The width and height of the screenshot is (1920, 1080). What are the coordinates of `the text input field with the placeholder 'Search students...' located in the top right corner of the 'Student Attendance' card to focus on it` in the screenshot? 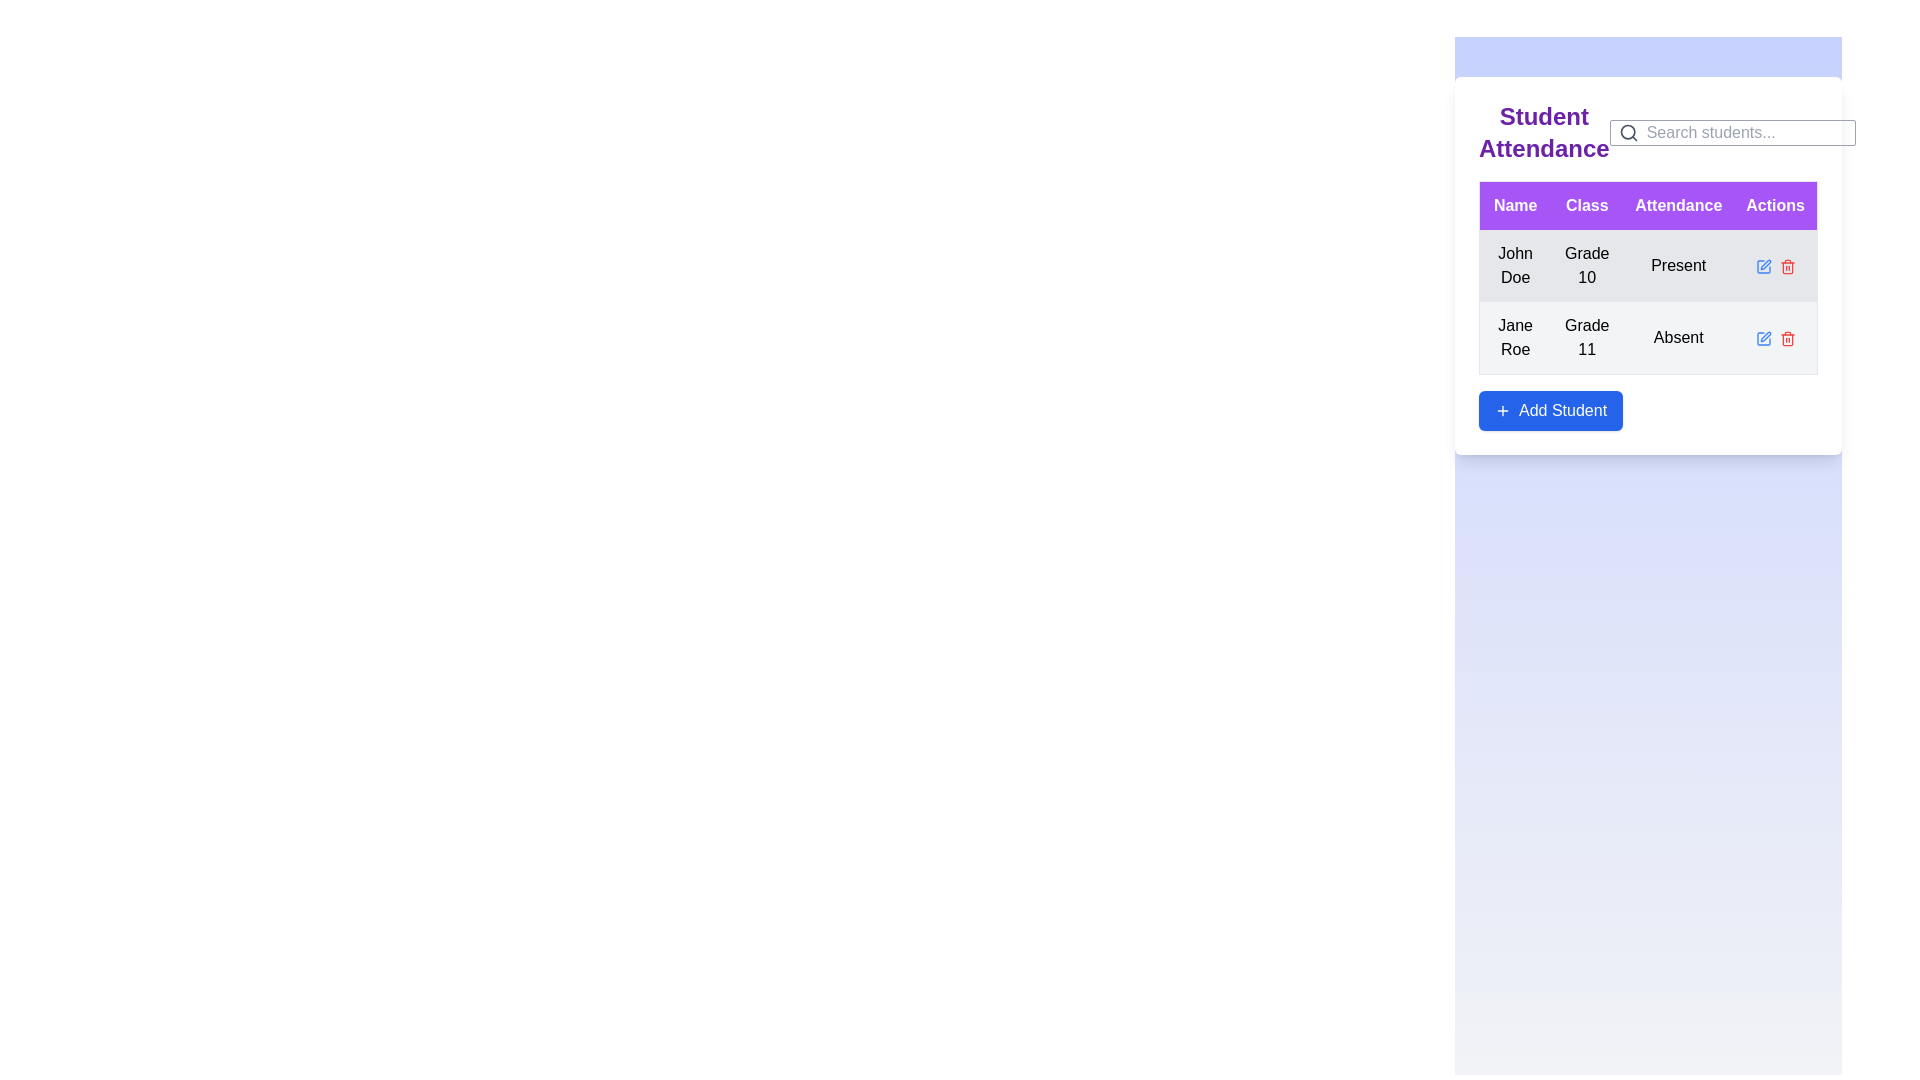 It's located at (1745, 132).